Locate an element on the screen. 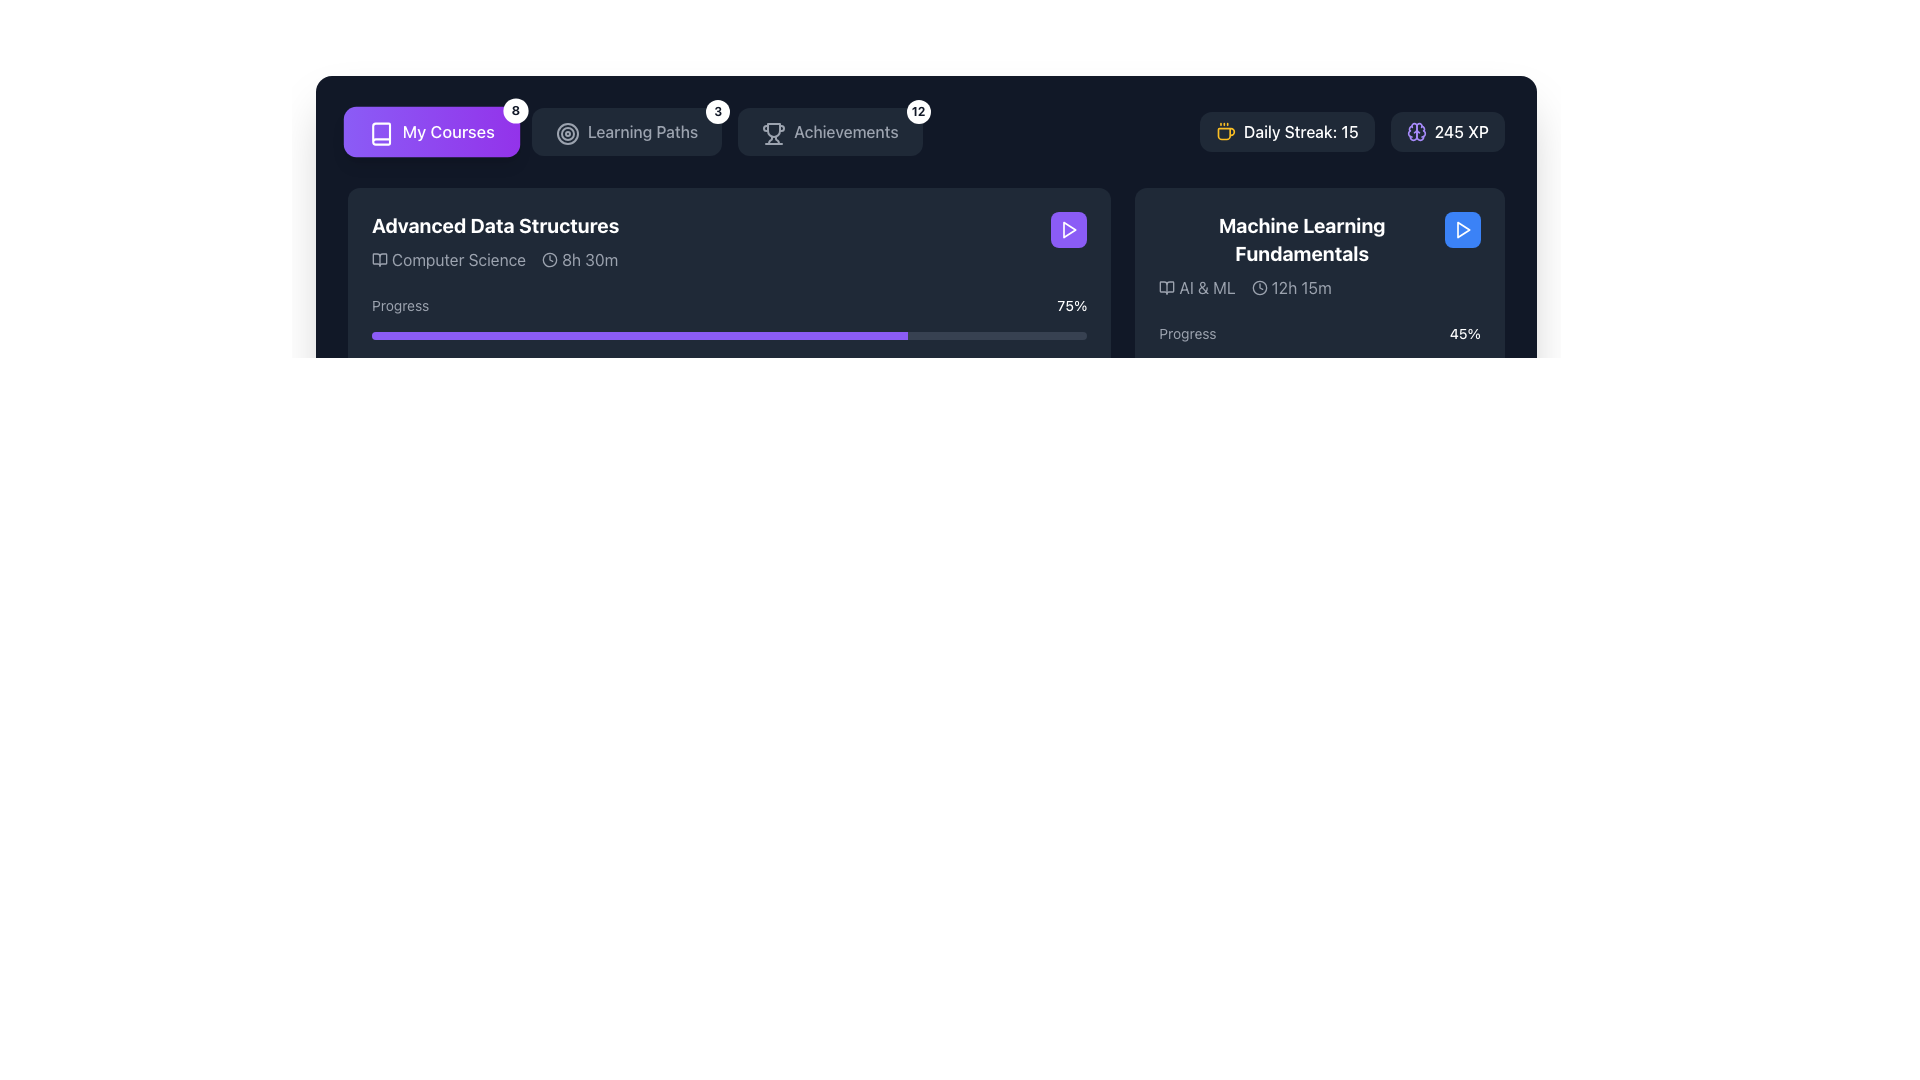  text and percentage of the progress bar labeled 'Progress' within the 'Advanced Data Structures' card, which displays a filled section indicating 75% is located at coordinates (728, 316).